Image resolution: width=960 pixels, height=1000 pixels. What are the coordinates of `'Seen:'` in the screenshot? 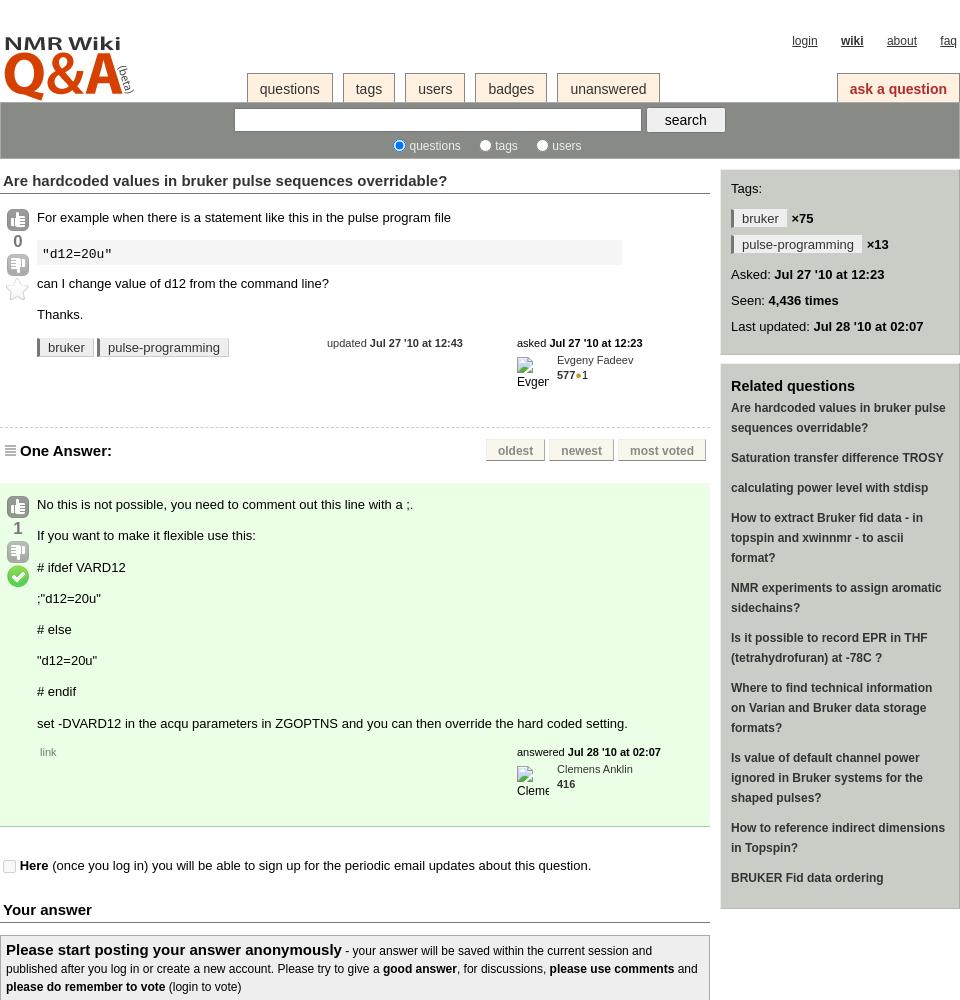 It's located at (730, 300).